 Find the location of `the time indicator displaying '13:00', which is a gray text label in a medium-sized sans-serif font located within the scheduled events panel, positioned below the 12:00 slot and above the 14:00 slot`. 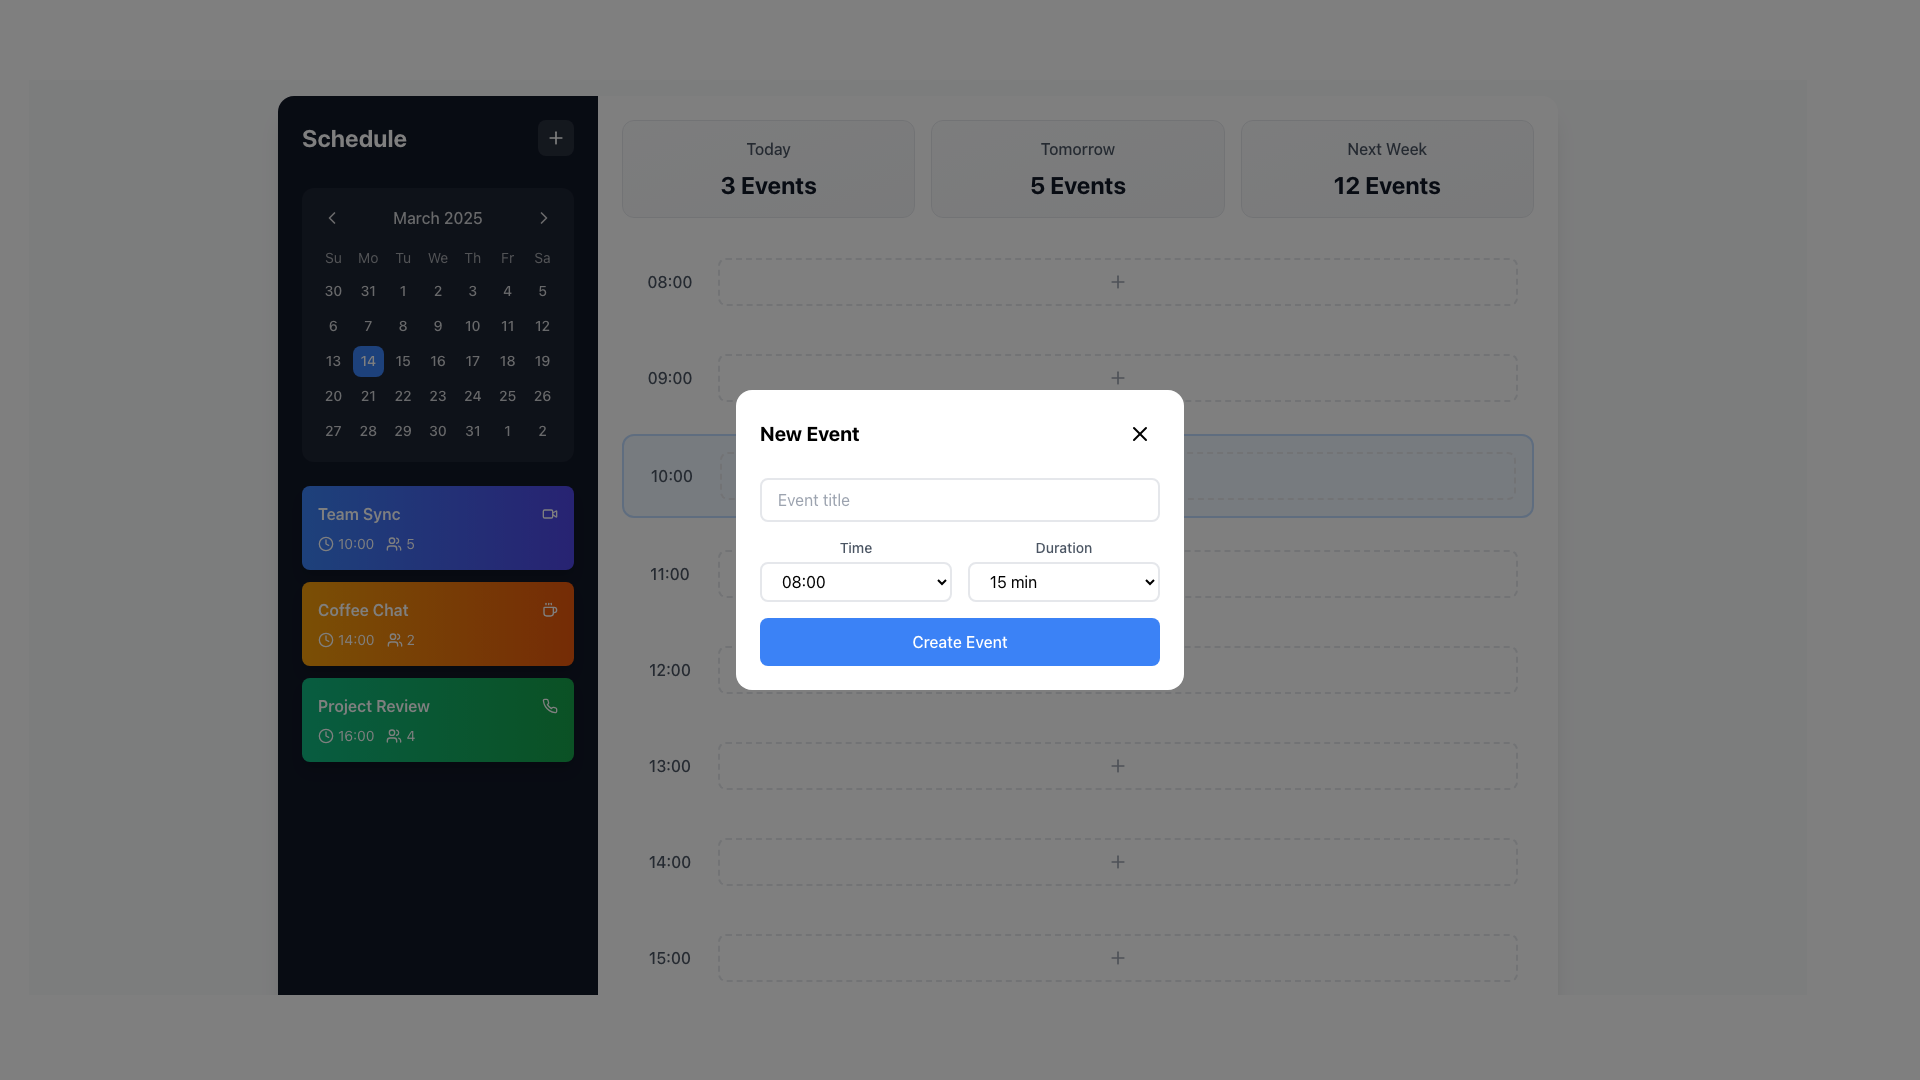

the time indicator displaying '13:00', which is a gray text label in a medium-sized sans-serif font located within the scheduled events panel, positioned below the 12:00 slot and above the 14:00 slot is located at coordinates (670, 765).